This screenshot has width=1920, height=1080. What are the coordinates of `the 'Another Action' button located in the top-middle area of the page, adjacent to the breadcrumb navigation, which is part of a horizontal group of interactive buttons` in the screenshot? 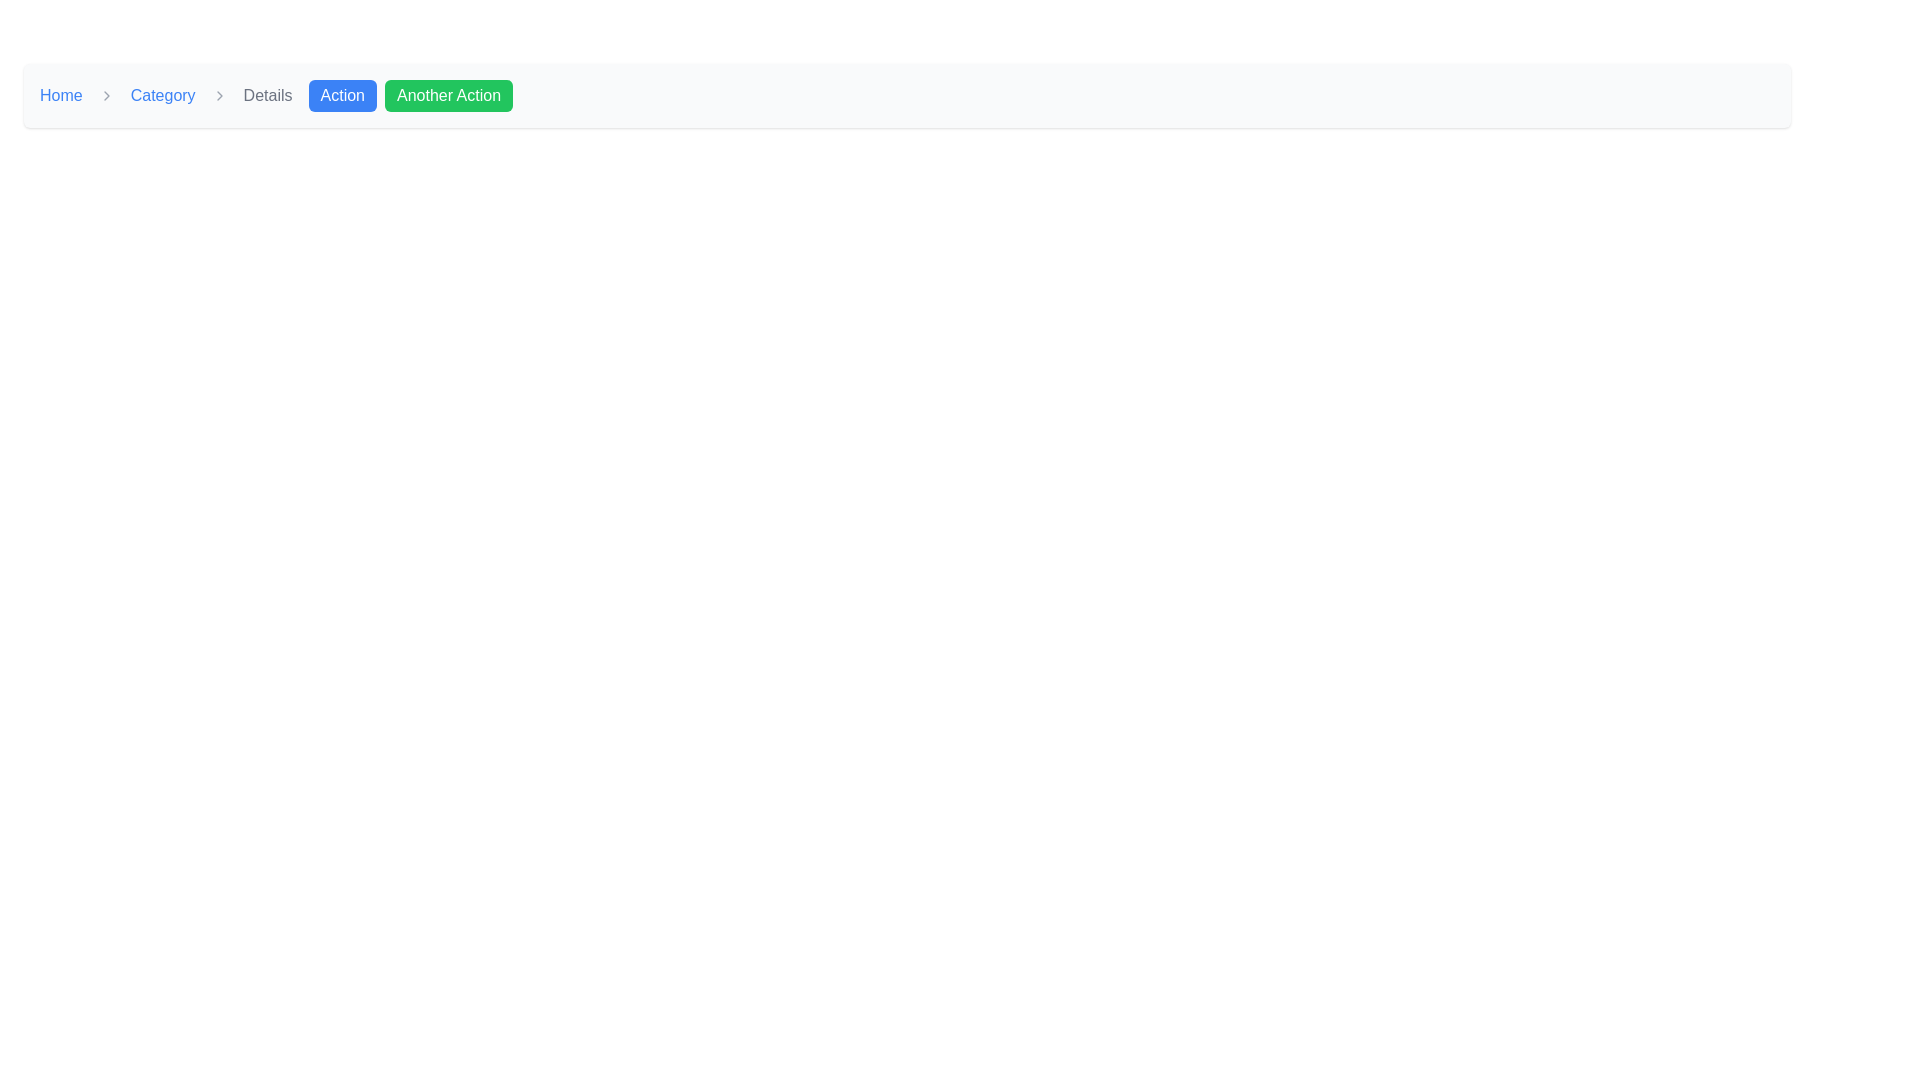 It's located at (409, 96).